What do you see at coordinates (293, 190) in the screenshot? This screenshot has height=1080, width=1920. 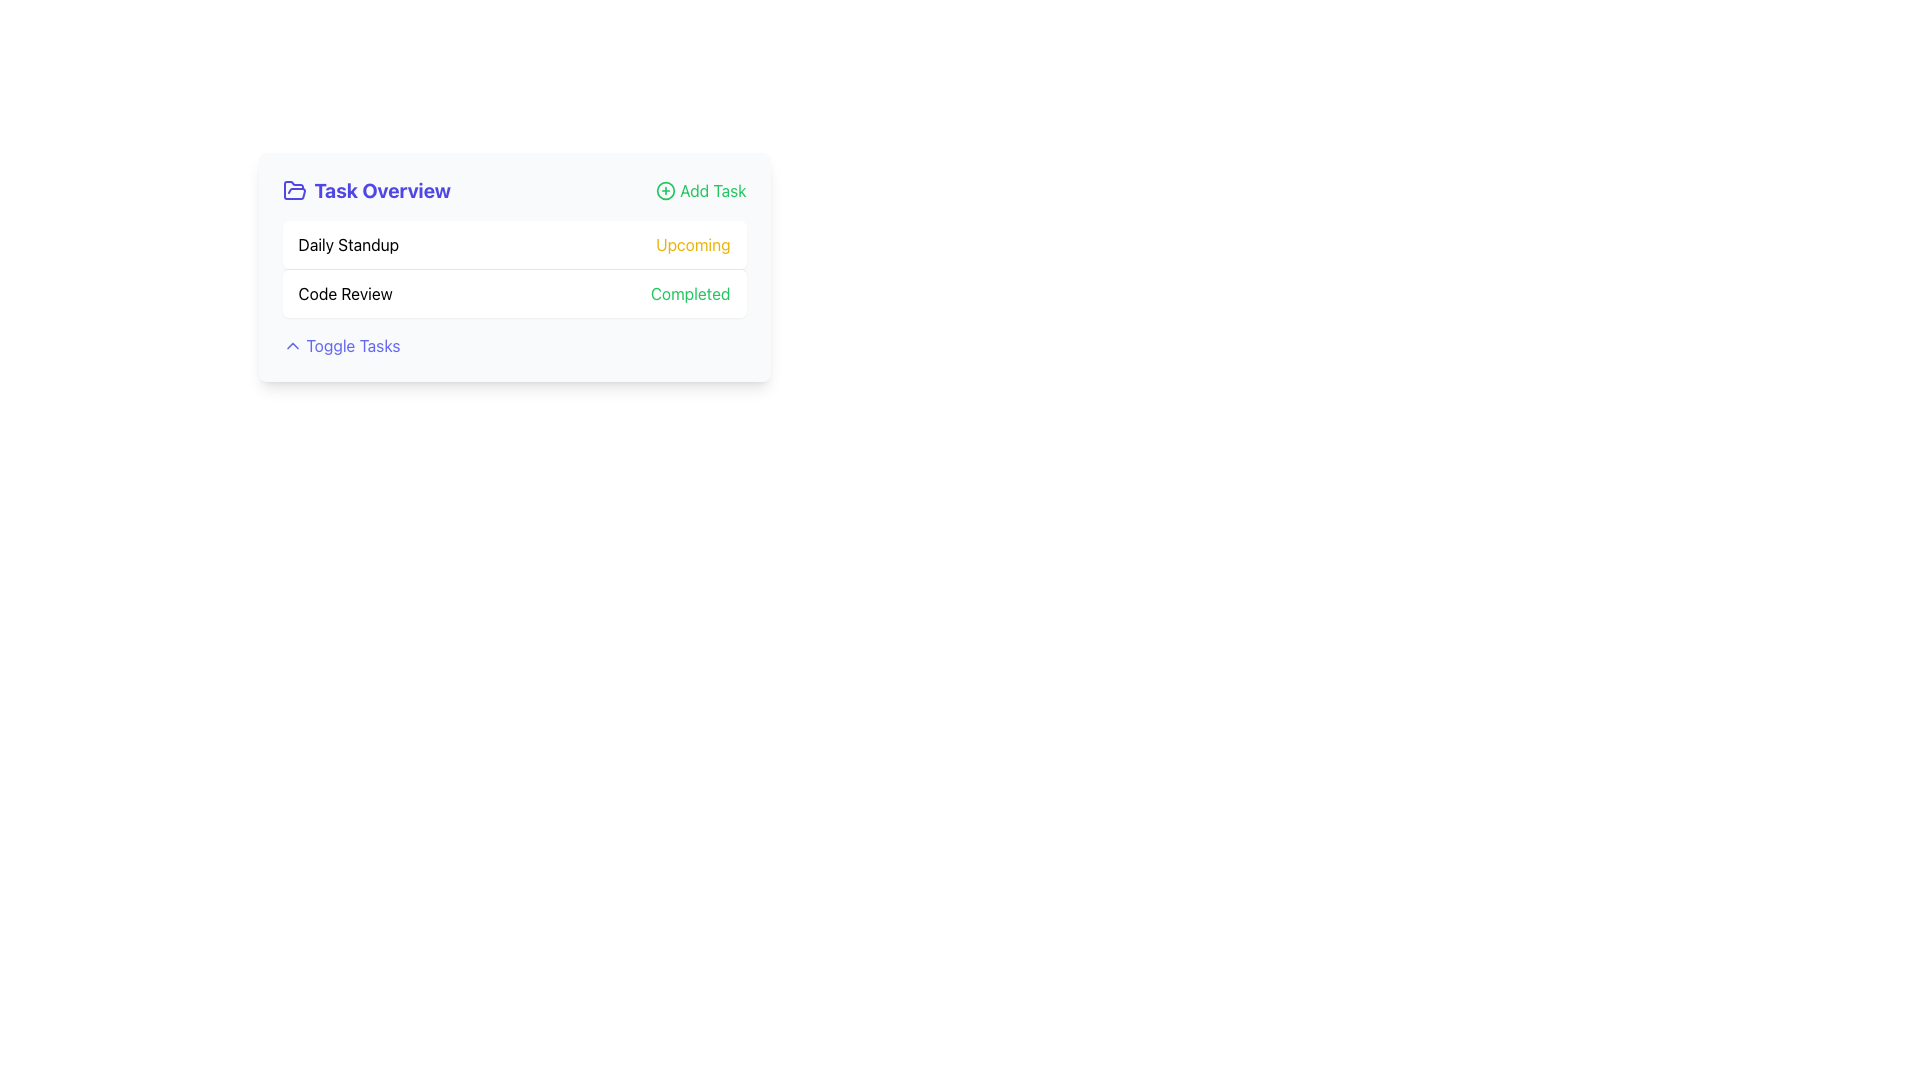 I see `the open folder icon located to the left of the 'Task Overview' title, which is styled with blue strokes and a bold outline` at bounding box center [293, 190].